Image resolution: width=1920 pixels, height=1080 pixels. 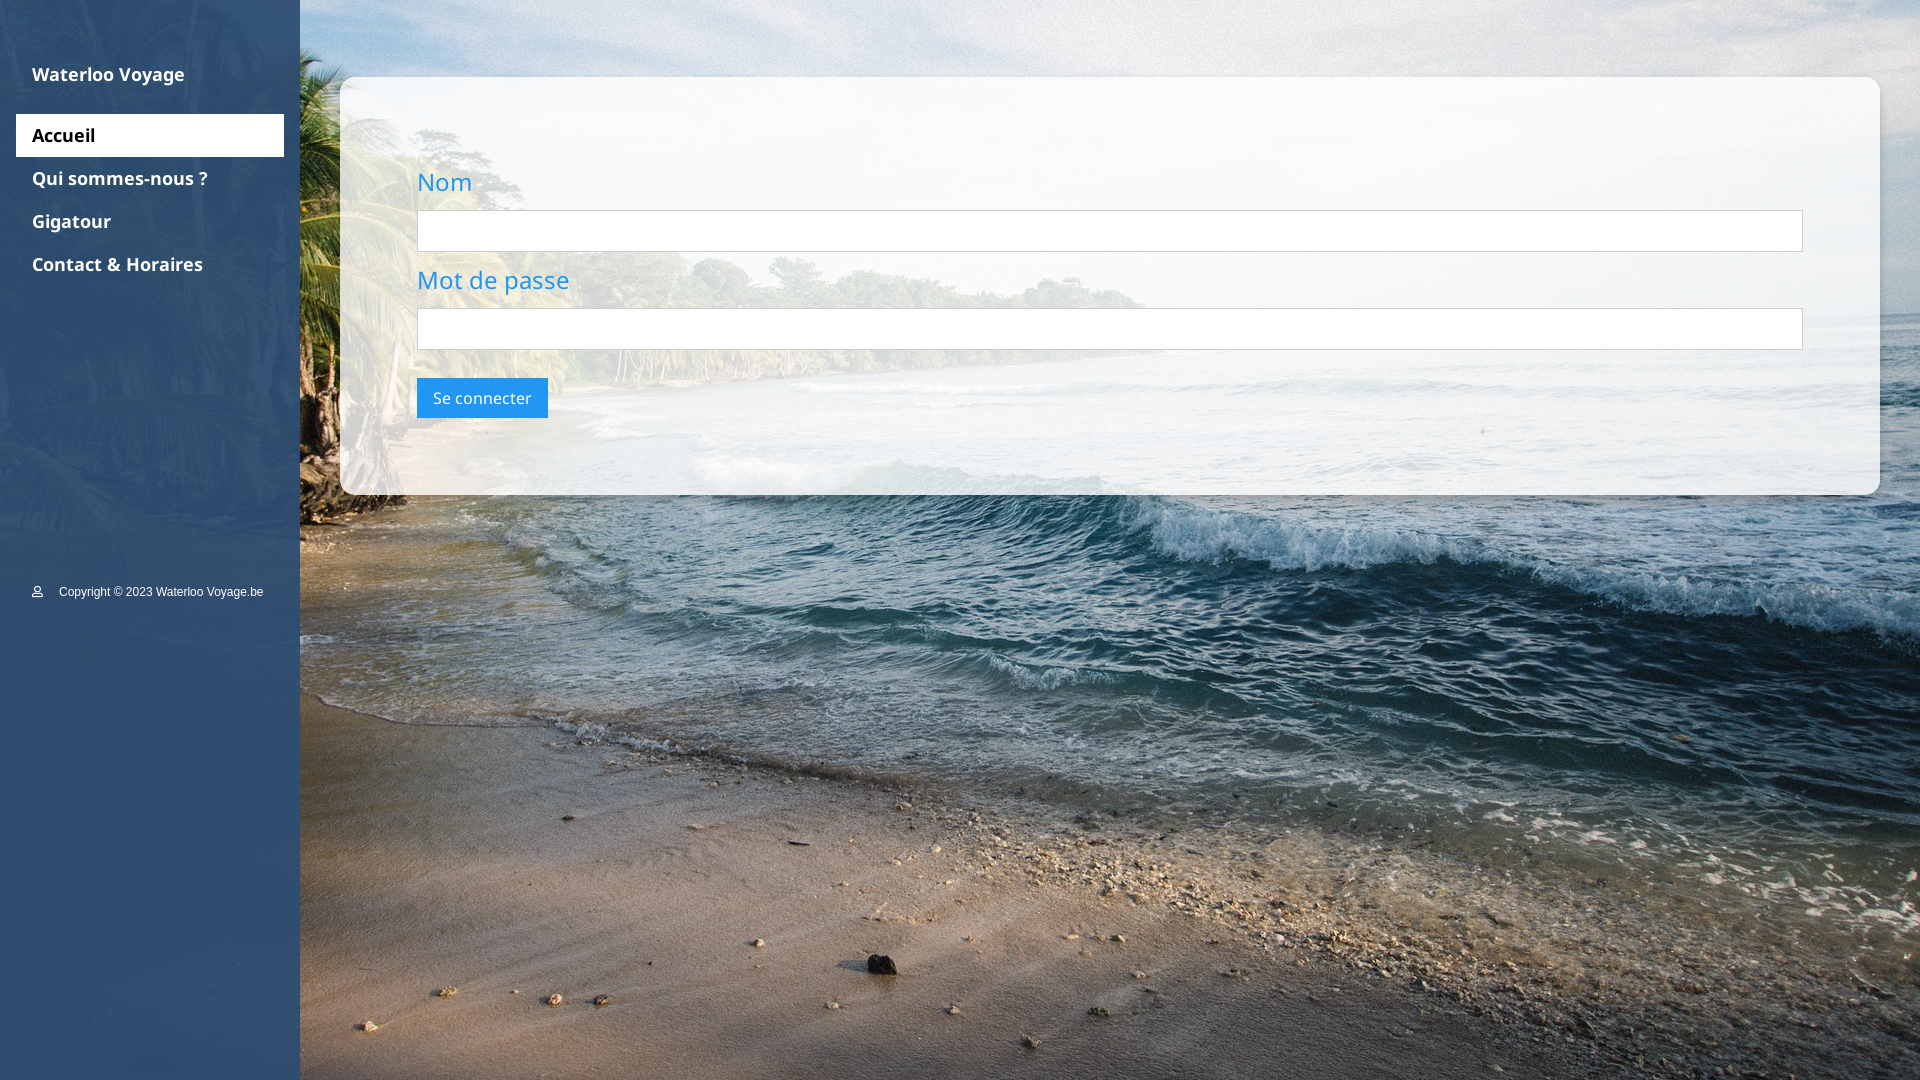 I want to click on 'Gigatour', so click(x=148, y=221).